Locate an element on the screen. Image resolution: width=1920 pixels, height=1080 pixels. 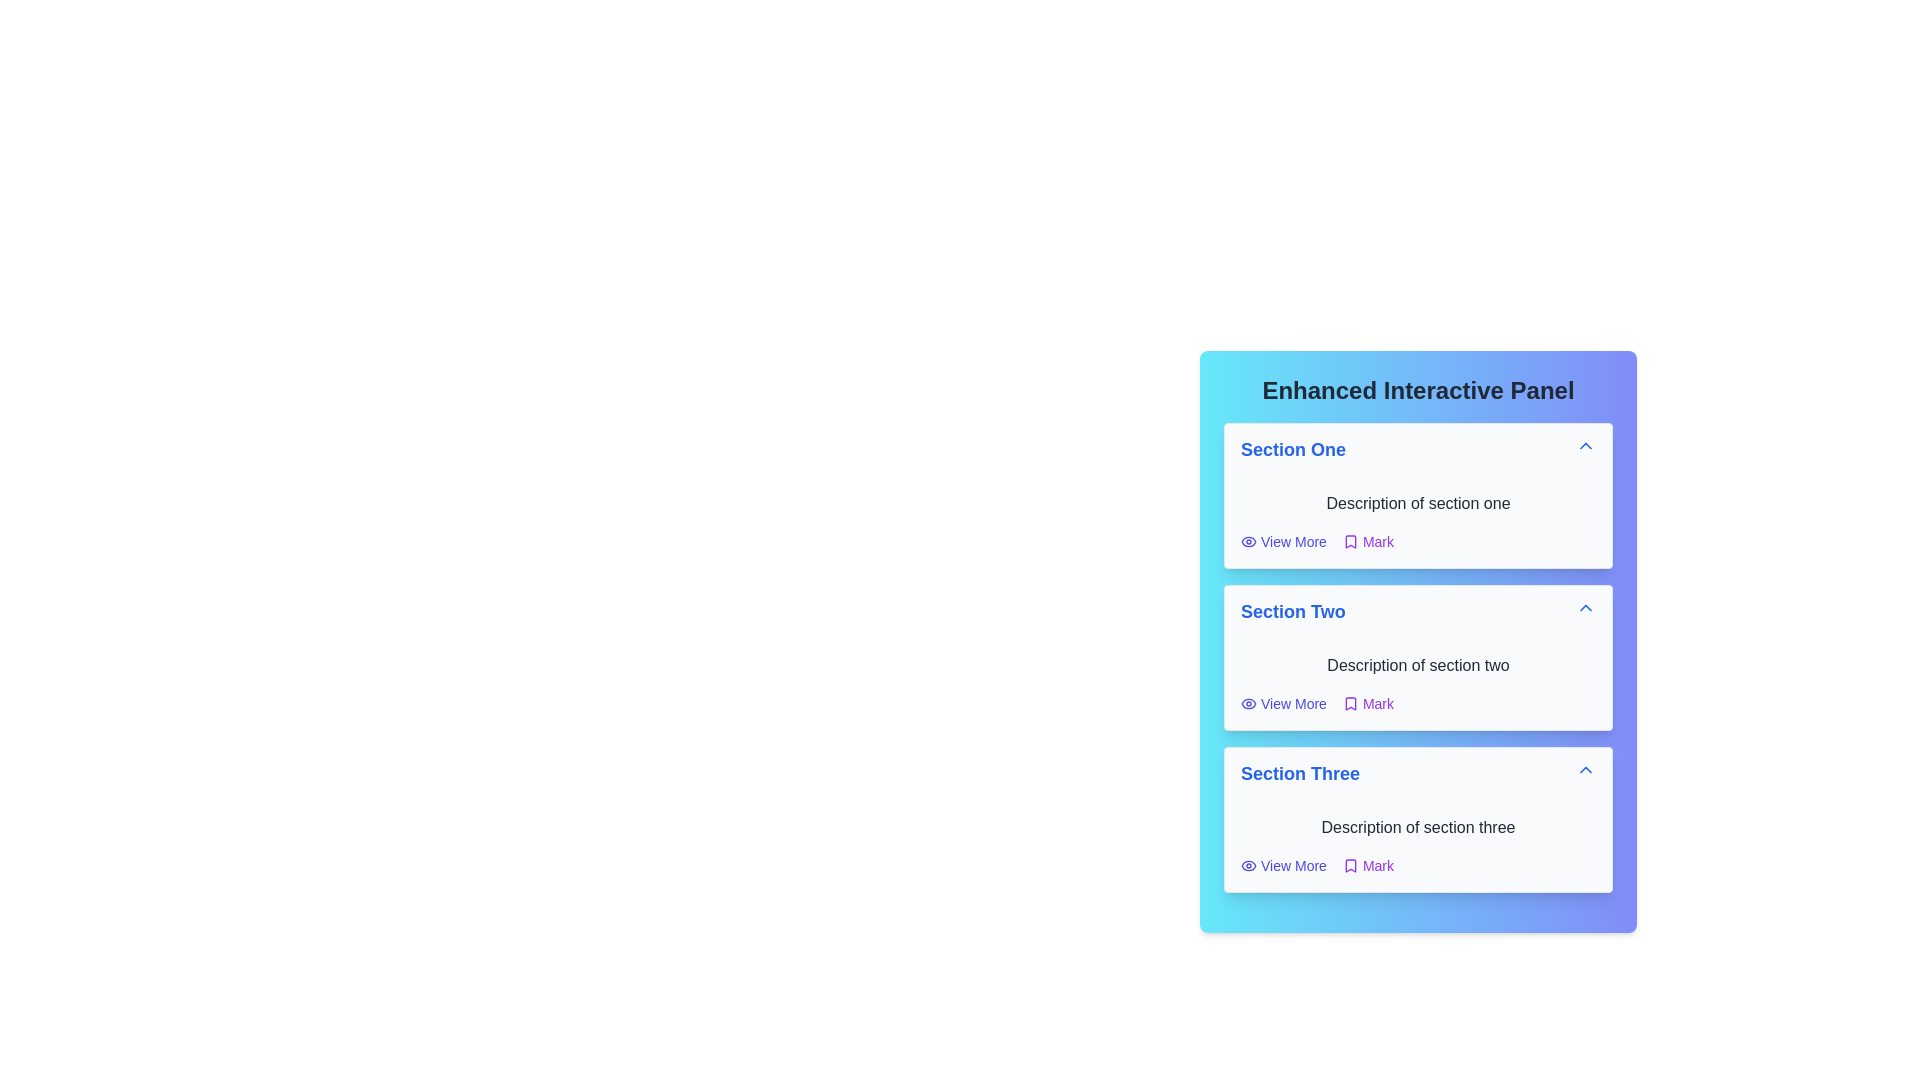
the upward-facing chevron icon located at the far right side of the 'Section Three' header is located at coordinates (1584, 769).